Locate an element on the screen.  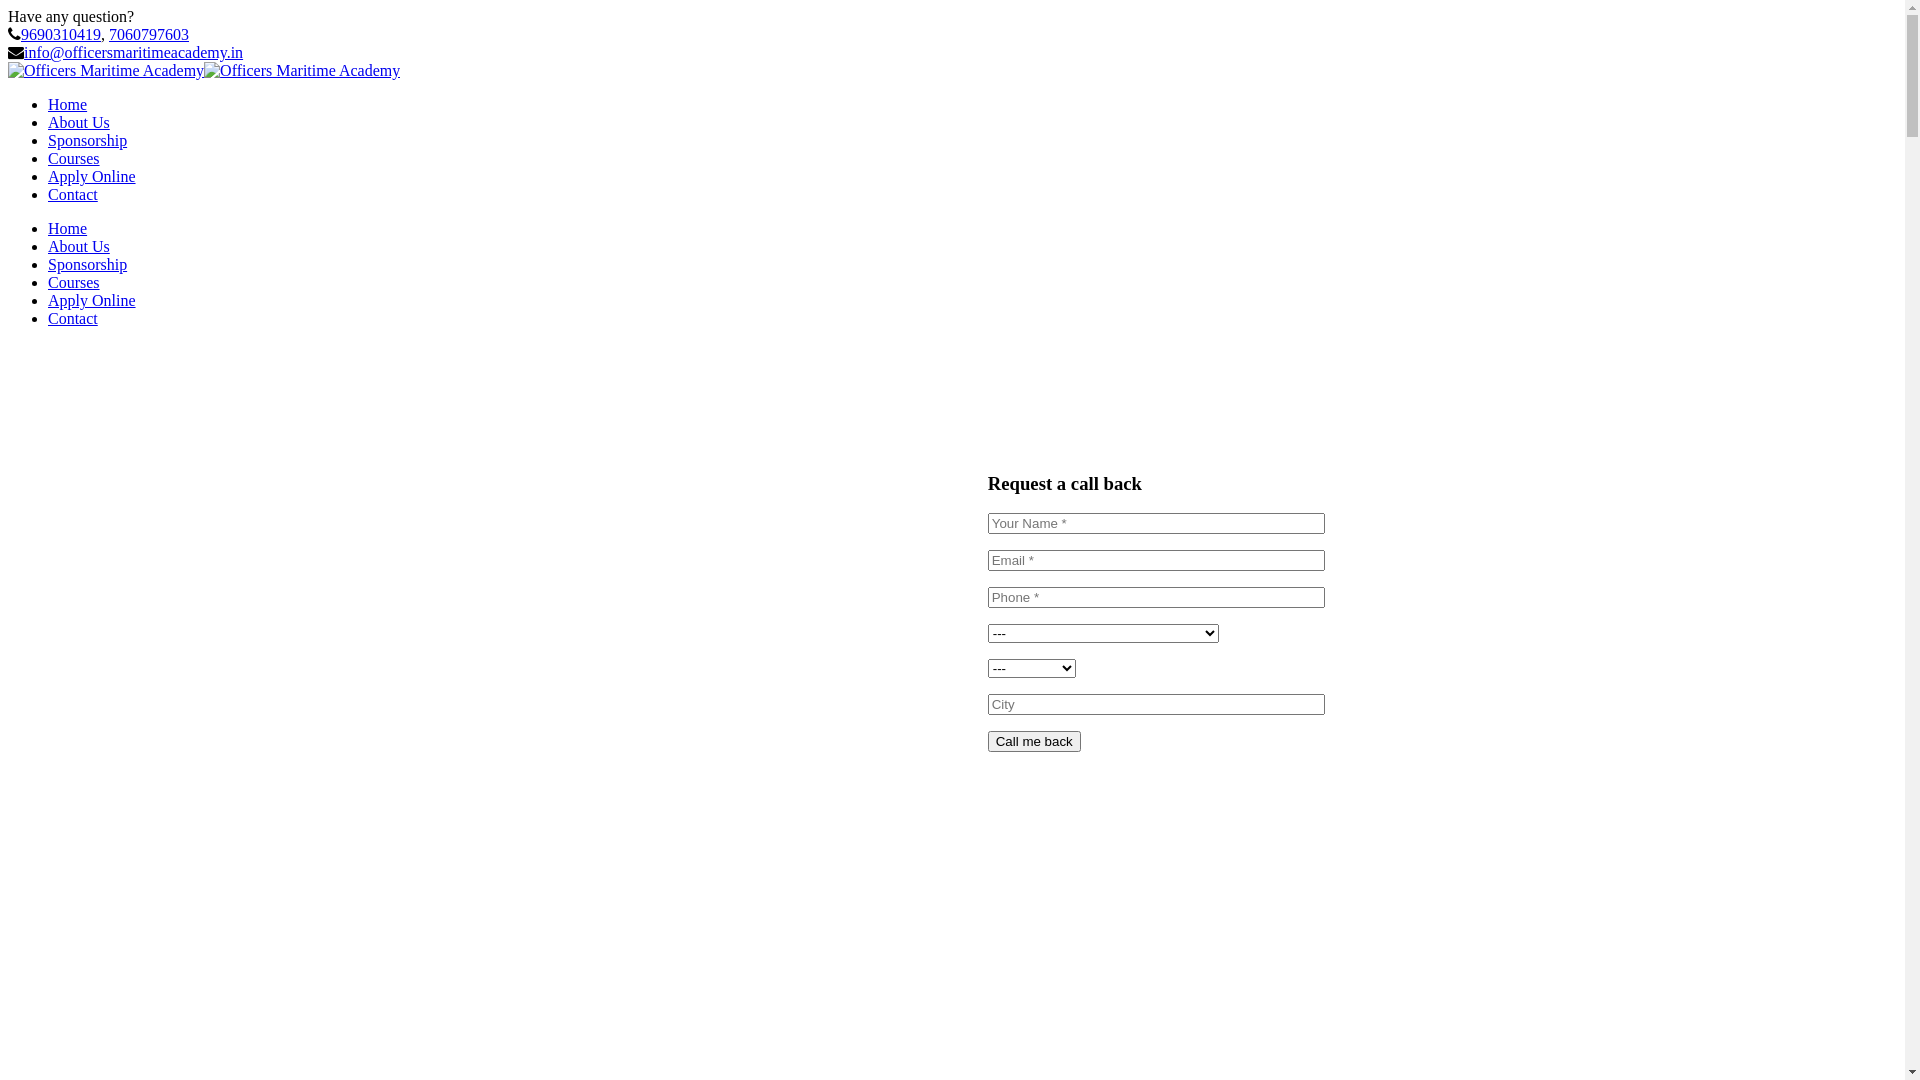
'Courses' is located at coordinates (73, 282).